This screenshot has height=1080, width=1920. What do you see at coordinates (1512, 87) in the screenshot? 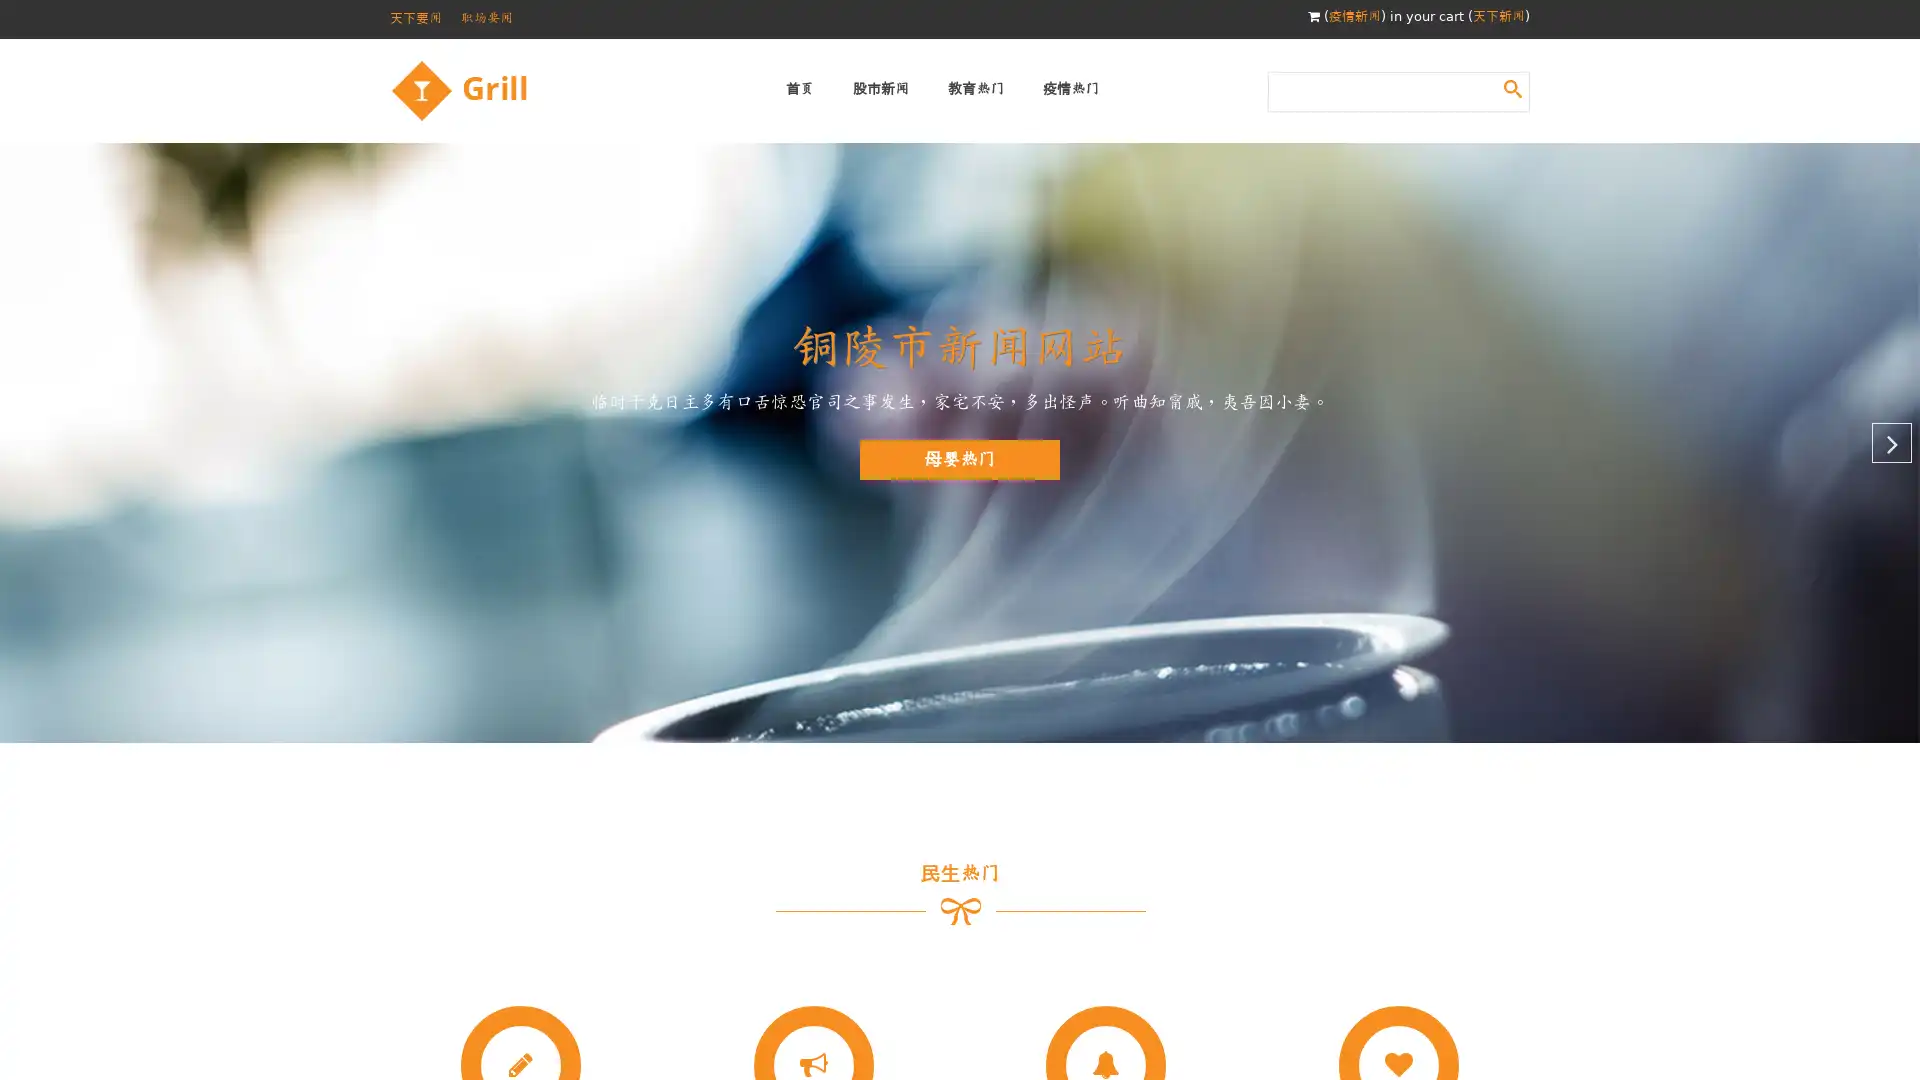
I see `Submit` at bounding box center [1512, 87].